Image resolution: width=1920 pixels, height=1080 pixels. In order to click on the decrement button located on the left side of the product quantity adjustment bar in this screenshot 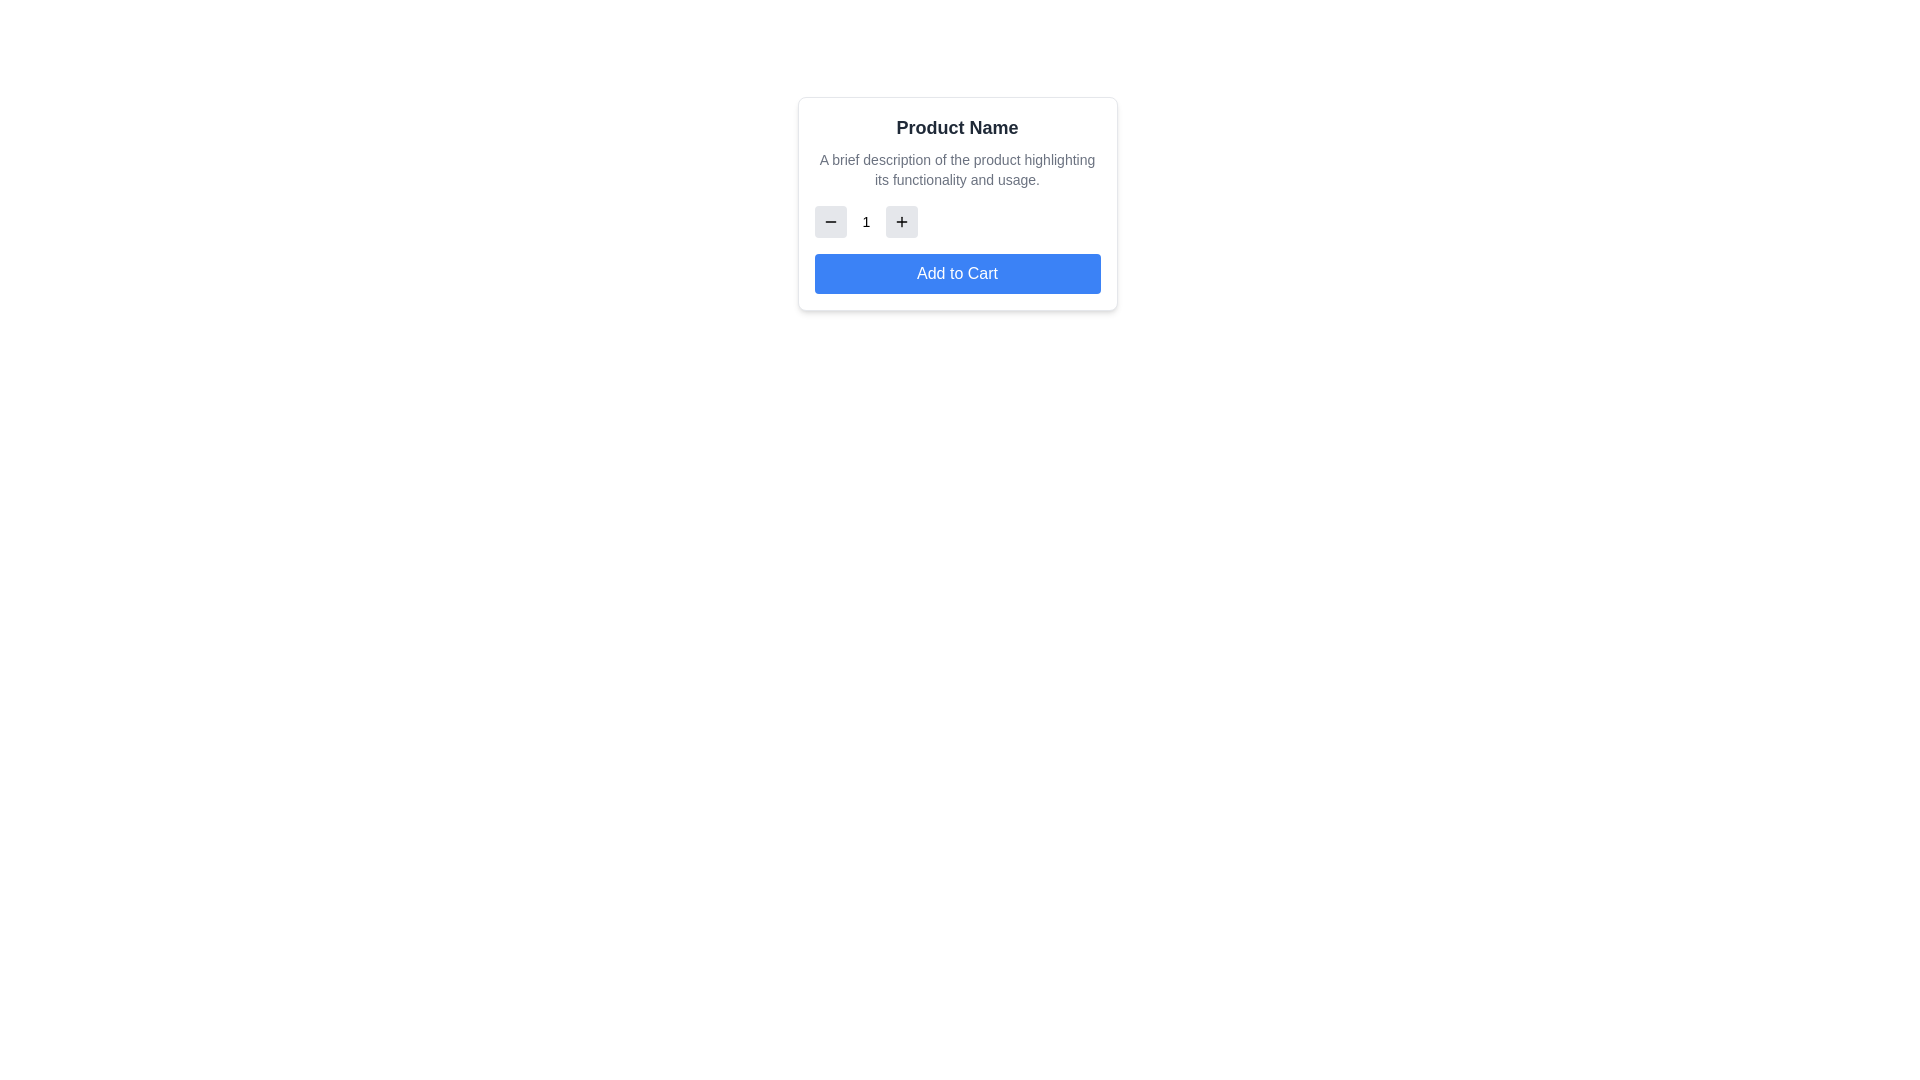, I will do `click(830, 222)`.